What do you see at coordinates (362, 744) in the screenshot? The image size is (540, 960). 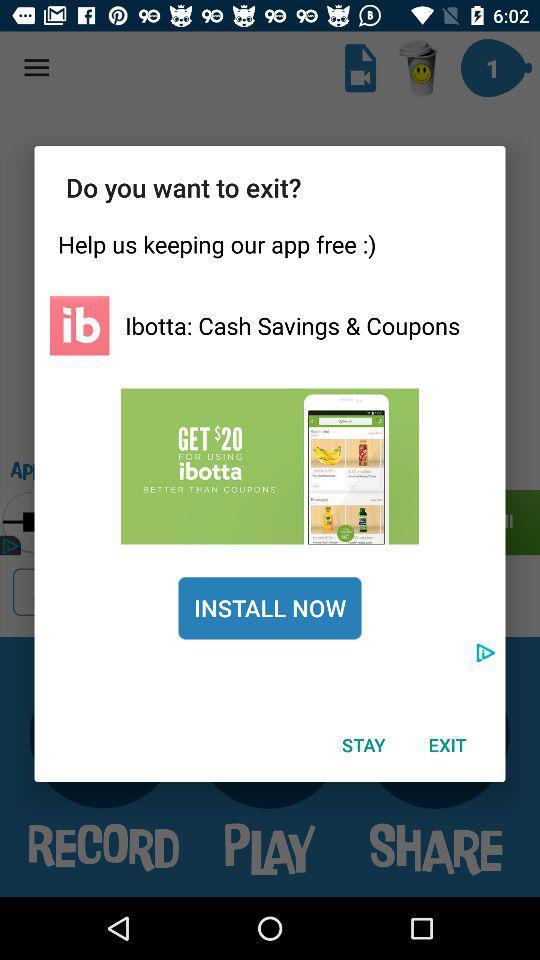 I see `icon below install now icon` at bounding box center [362, 744].